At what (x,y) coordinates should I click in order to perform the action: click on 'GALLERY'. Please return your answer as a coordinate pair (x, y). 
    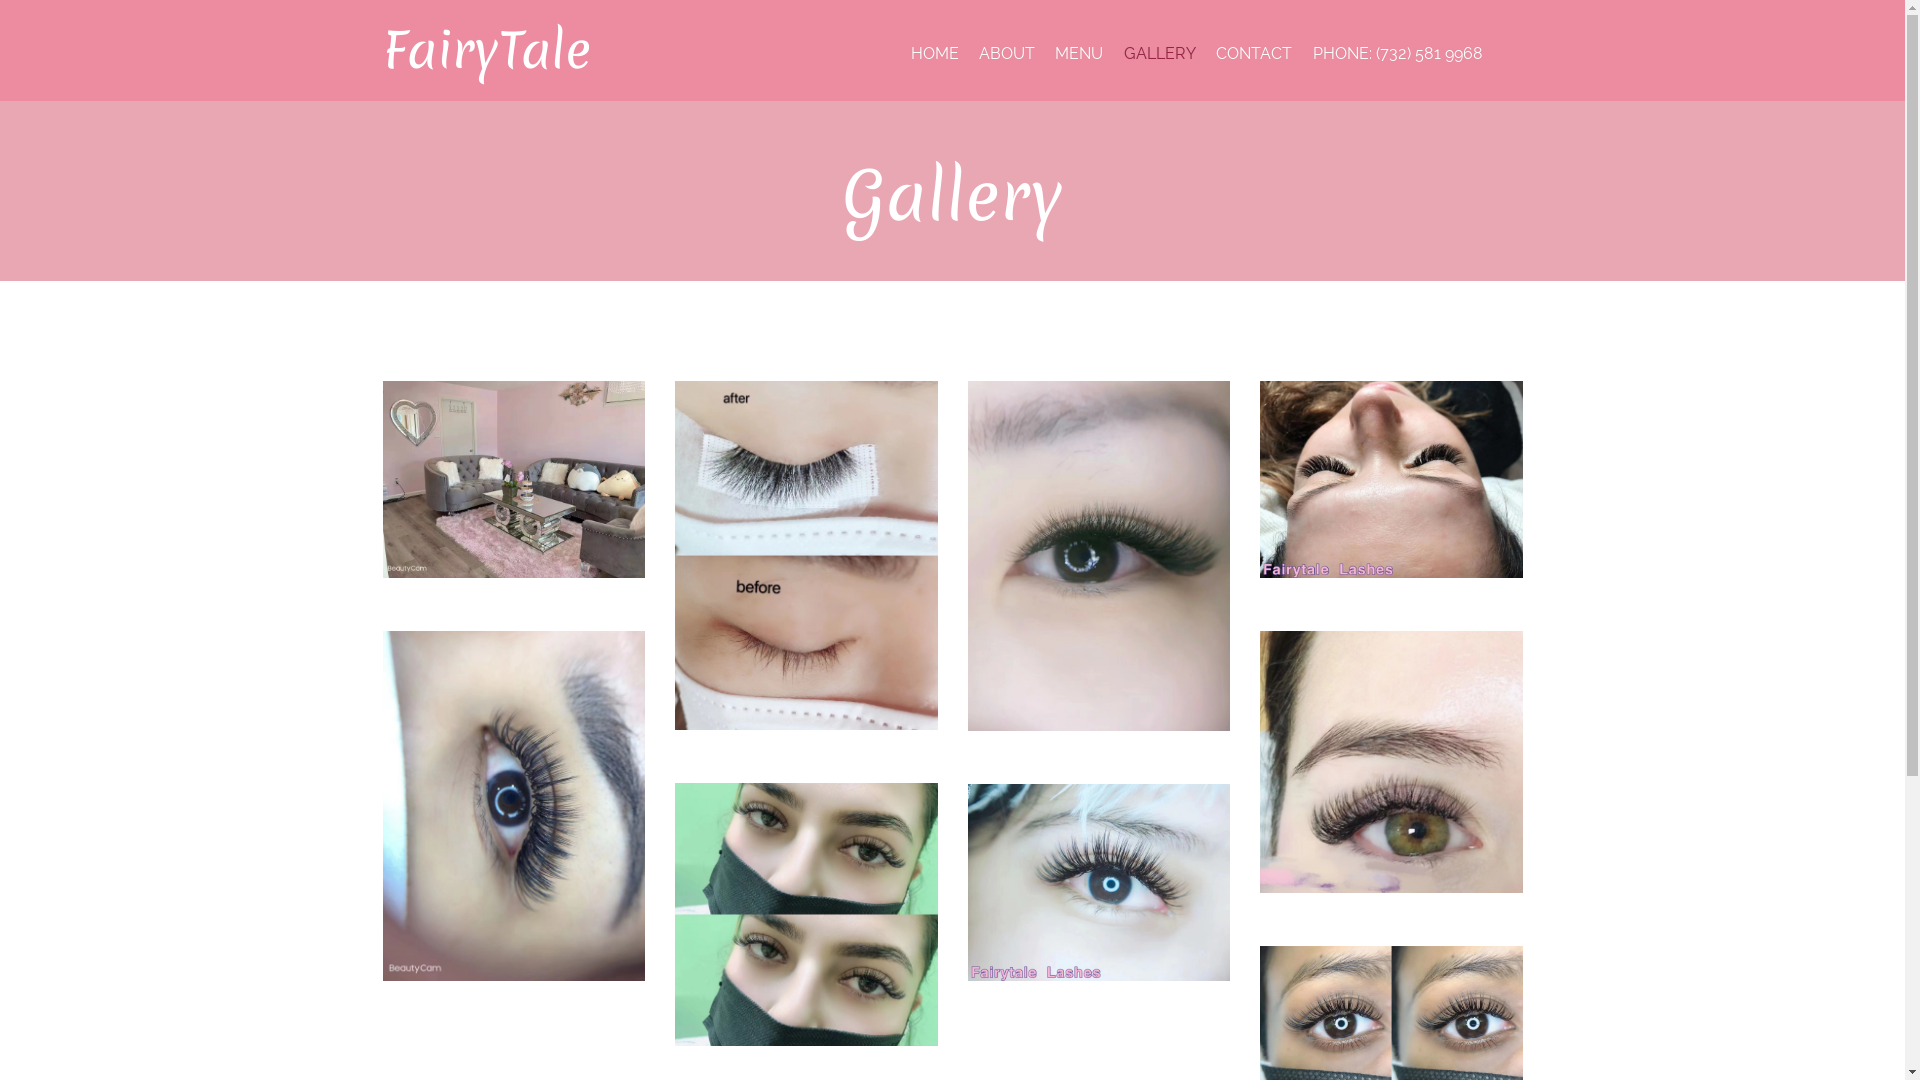
    Looking at the image, I should click on (1160, 53).